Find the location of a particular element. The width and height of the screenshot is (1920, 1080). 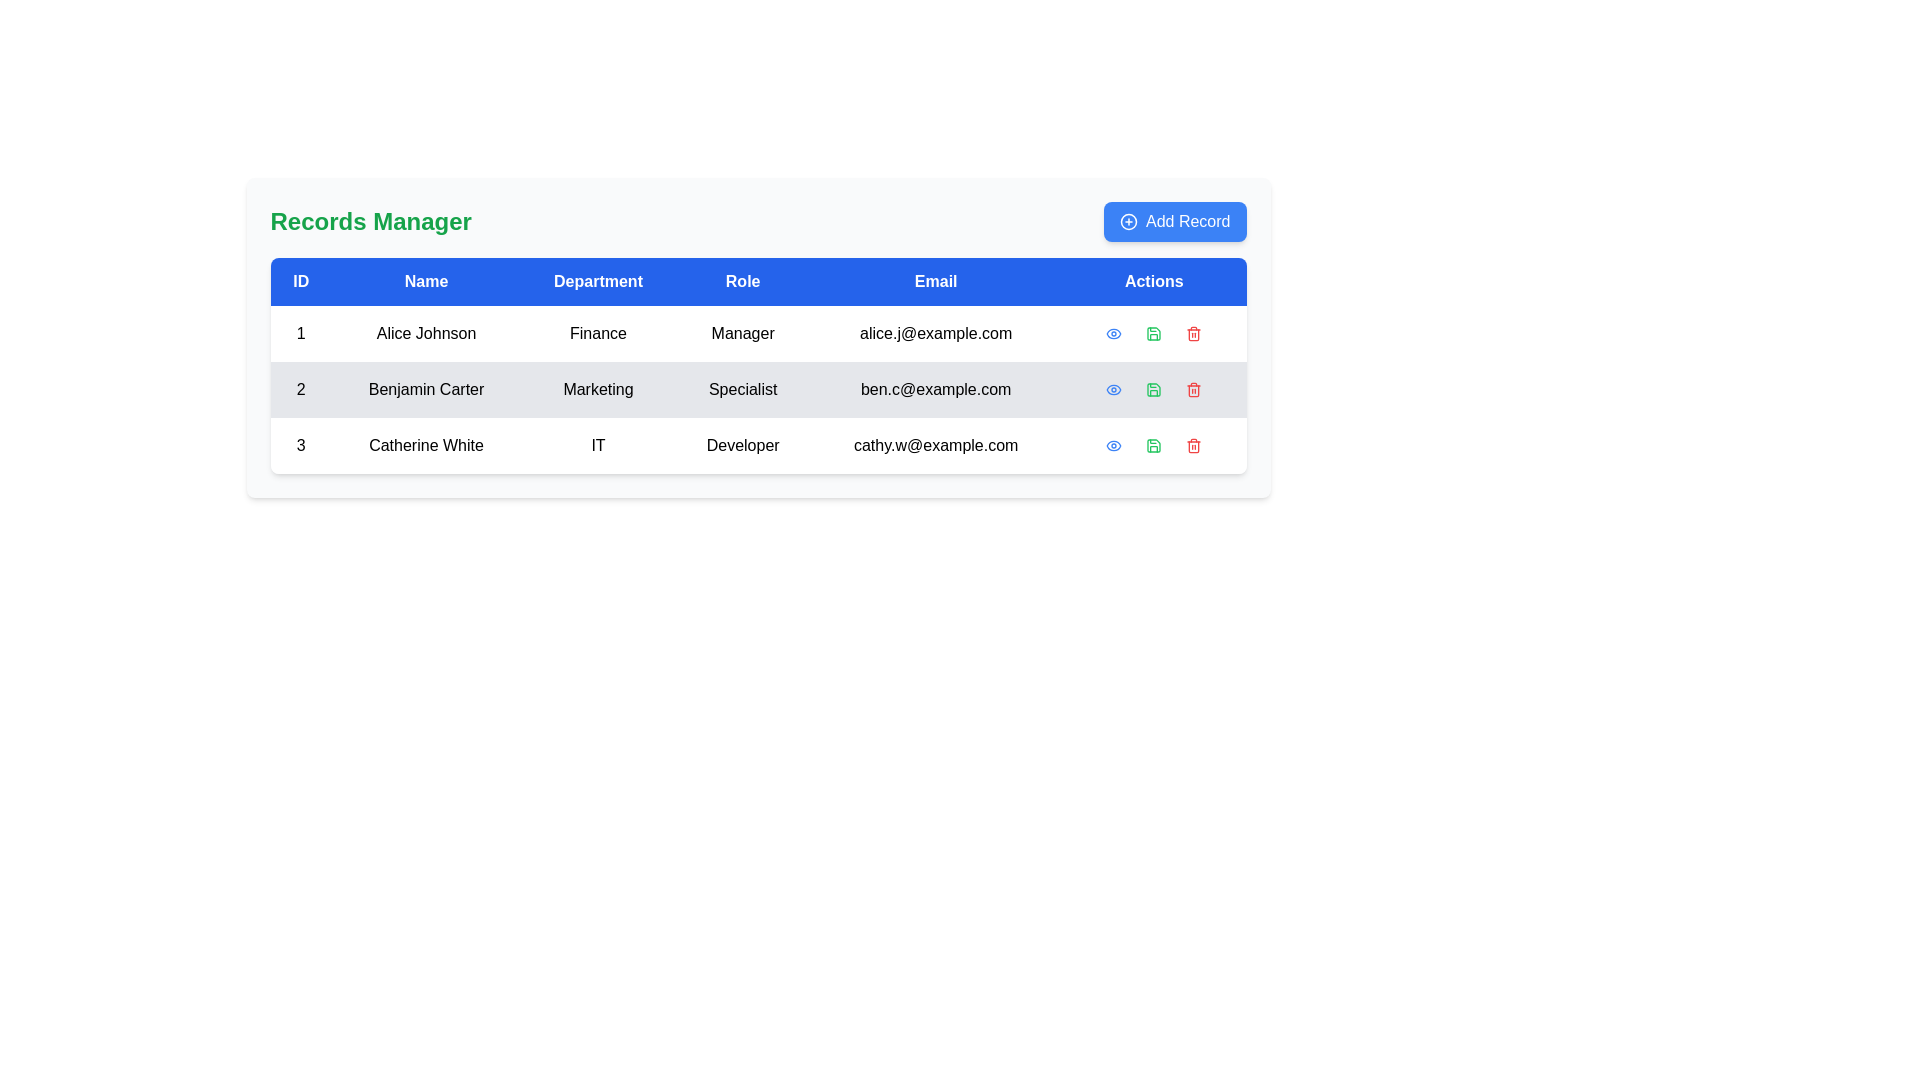

the deletion button in the 'Actions' column of the second row, which is associated with the 'Benjamin Carter' record is located at coordinates (1194, 389).